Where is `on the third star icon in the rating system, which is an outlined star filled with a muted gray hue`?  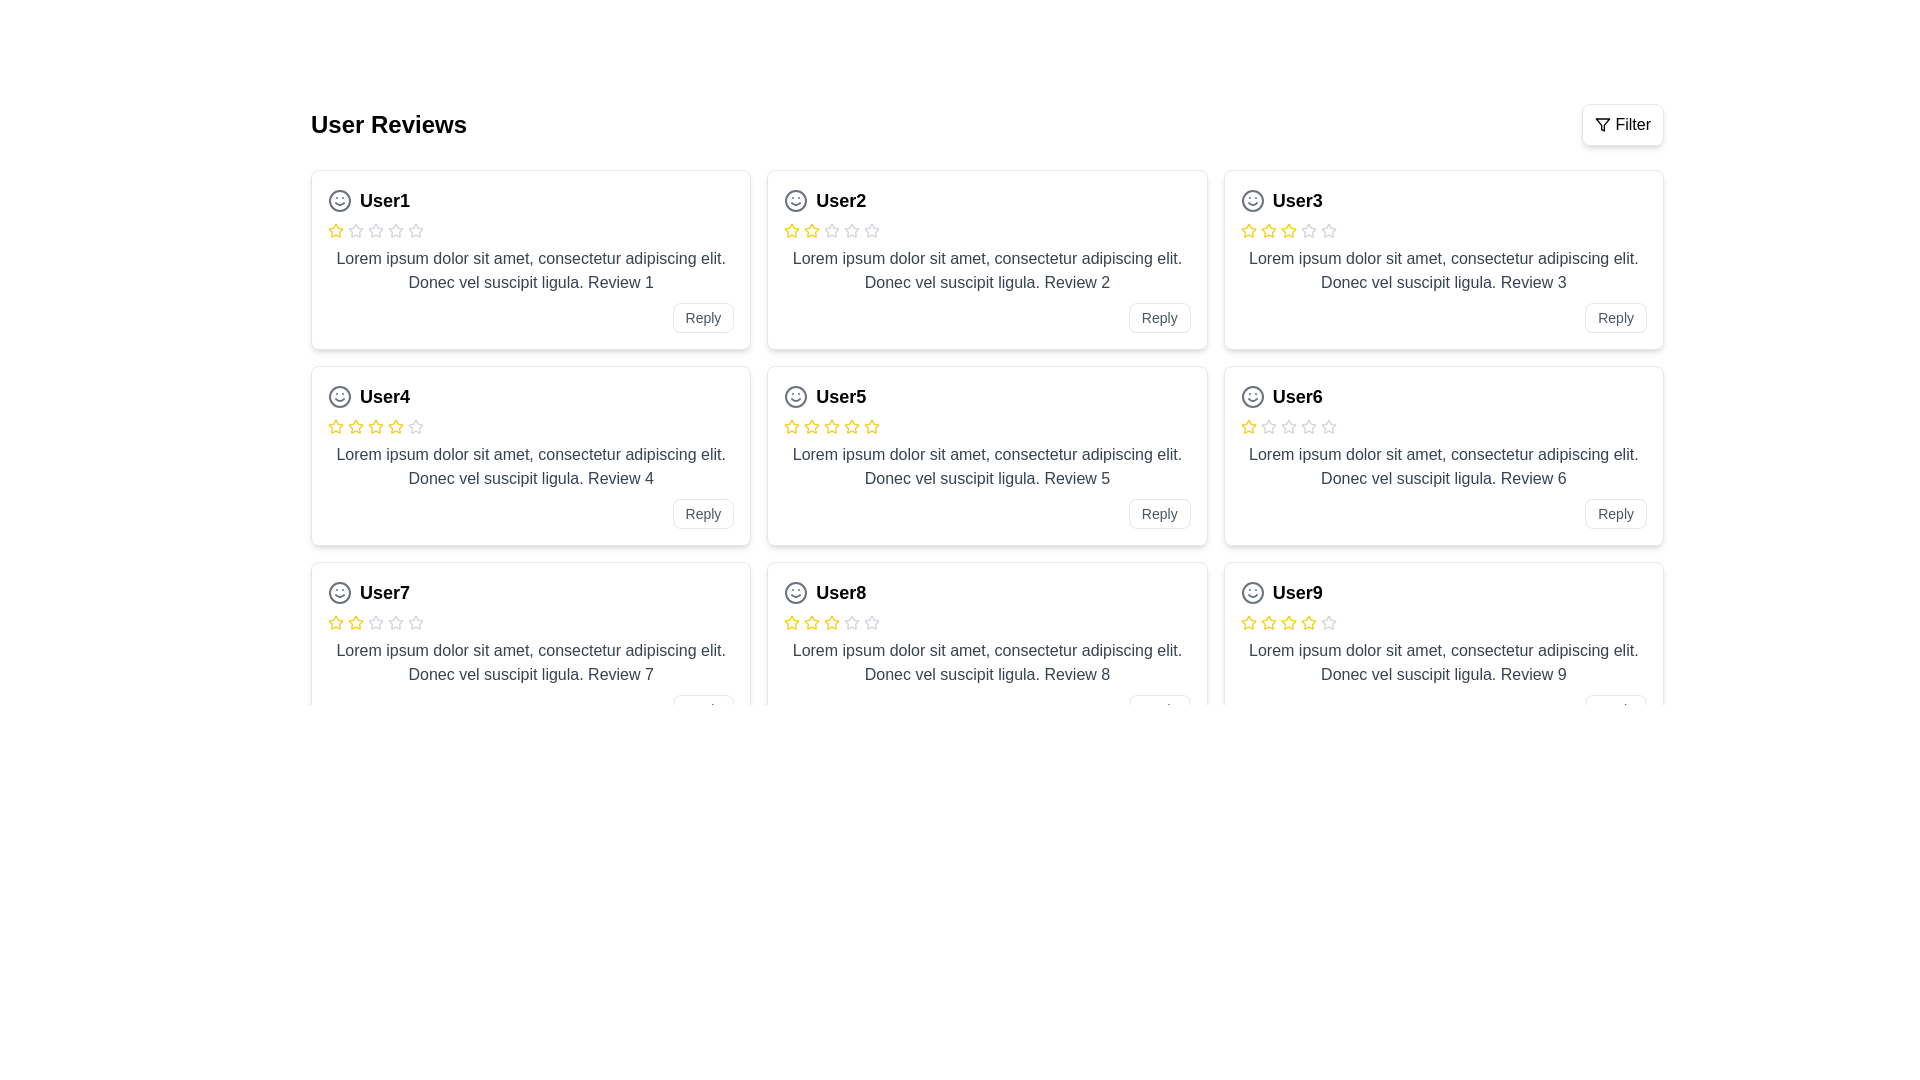
on the third star icon in the rating system, which is an outlined star filled with a muted gray hue is located at coordinates (355, 230).